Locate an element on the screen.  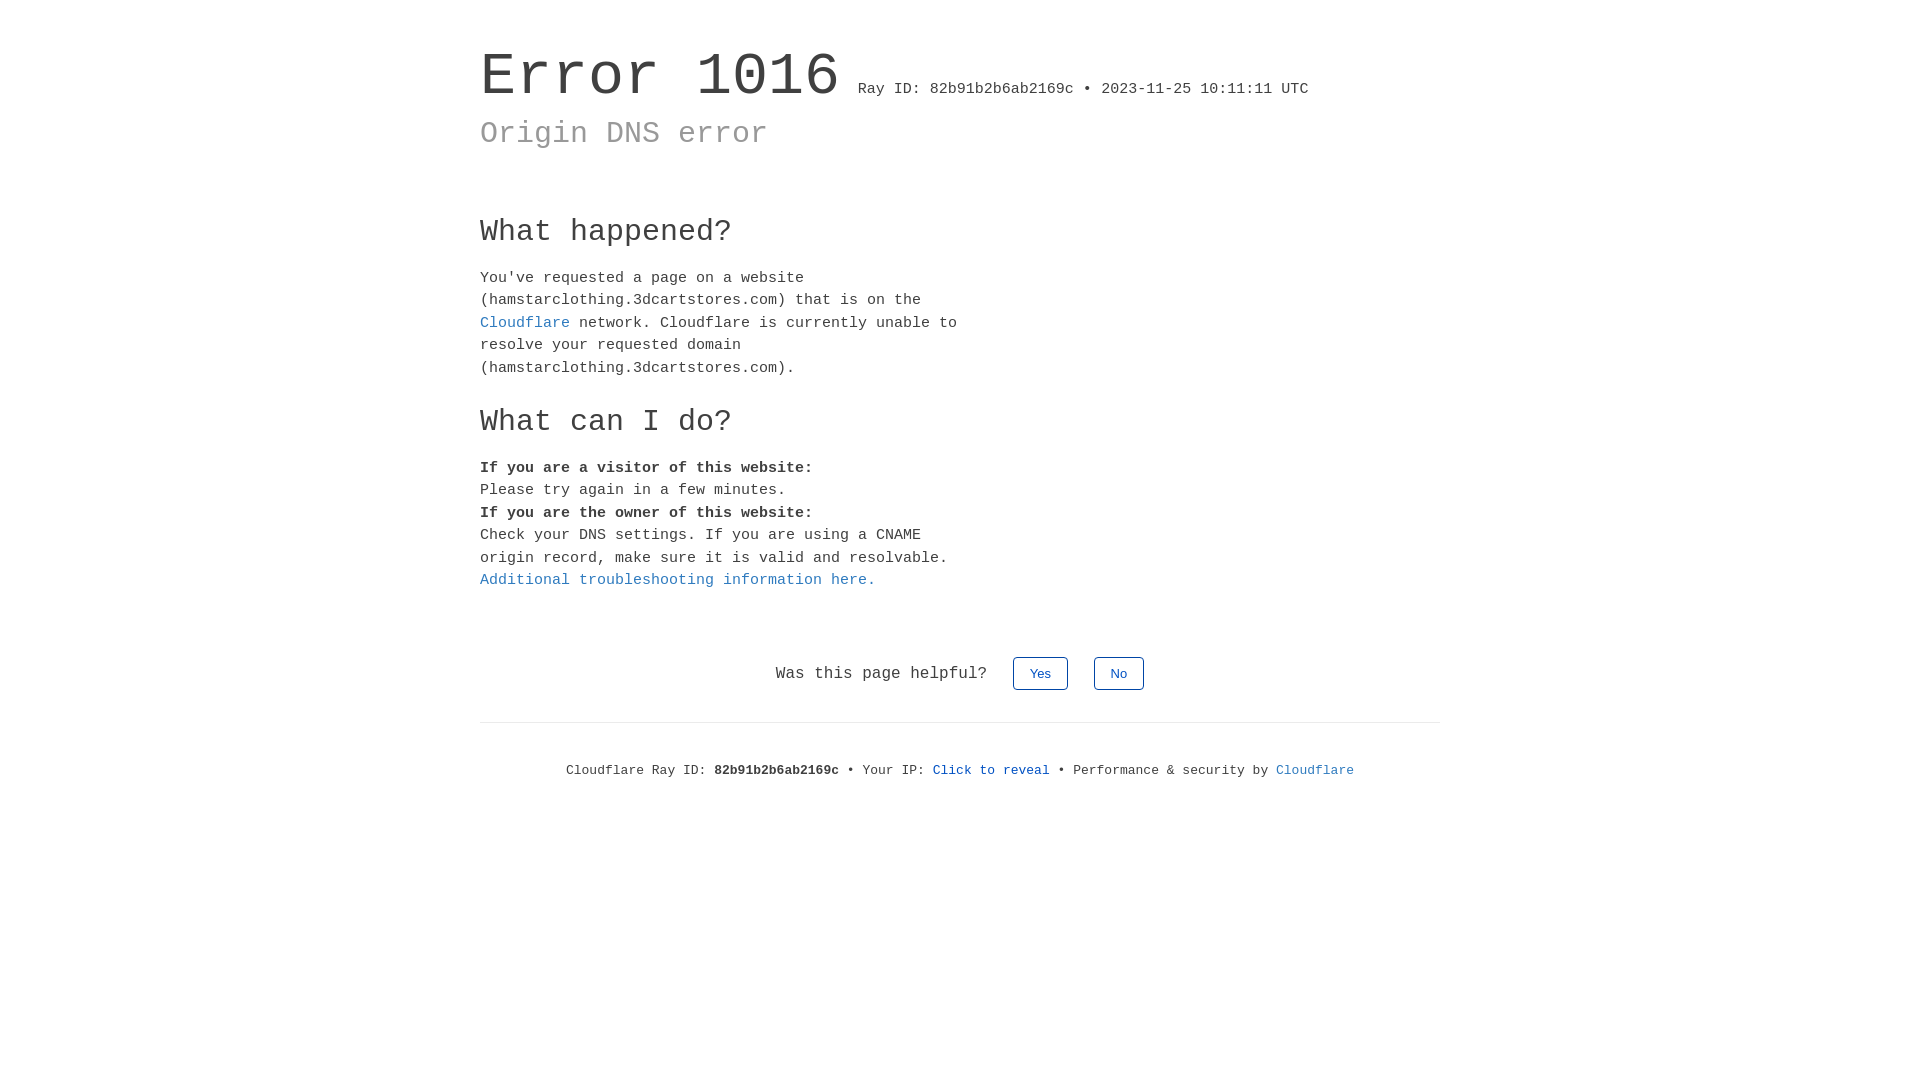
'Additional troubleshooting information here.' is located at coordinates (480, 580).